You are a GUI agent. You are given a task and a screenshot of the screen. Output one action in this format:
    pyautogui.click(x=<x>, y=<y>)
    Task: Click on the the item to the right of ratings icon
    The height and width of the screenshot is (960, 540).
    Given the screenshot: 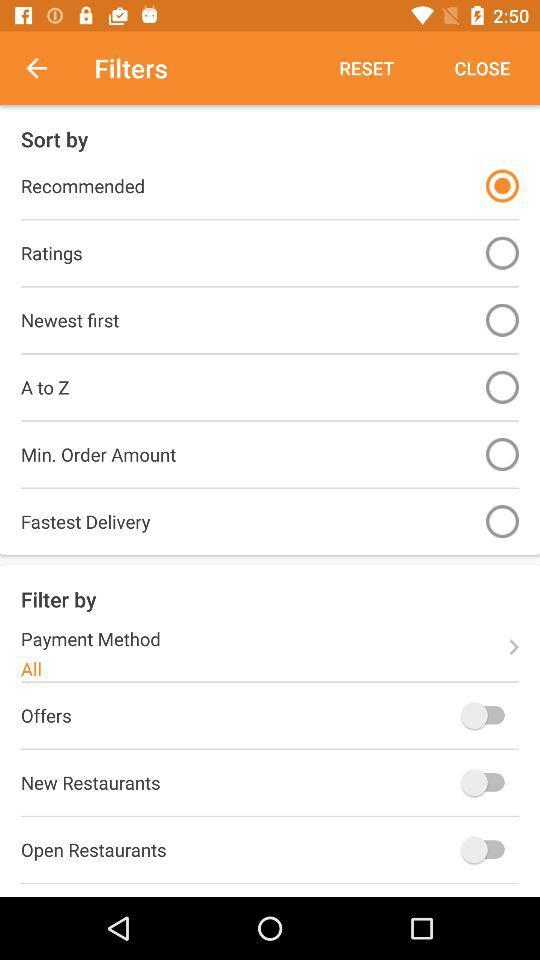 What is the action you would take?
    pyautogui.click(x=501, y=252)
    